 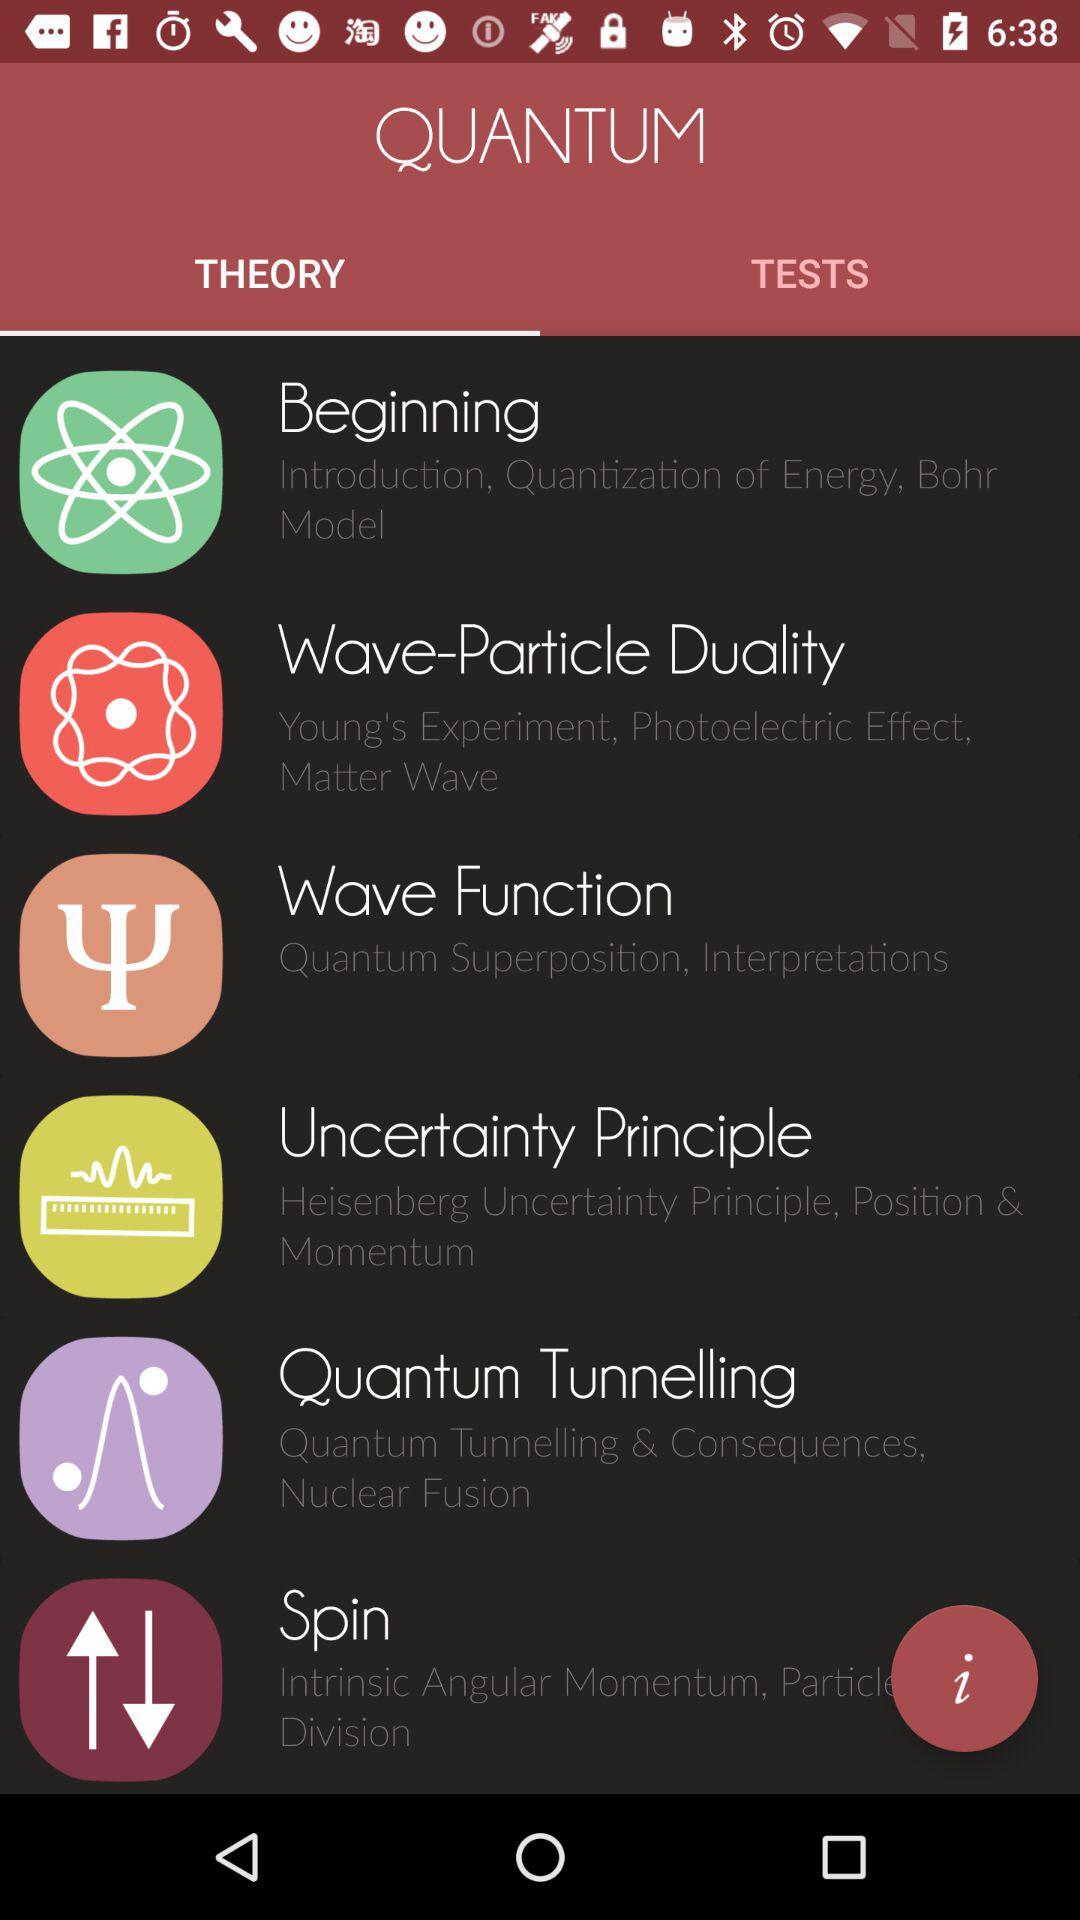 I want to click on icon below the quantum tunnelling consequences item, so click(x=963, y=1678).